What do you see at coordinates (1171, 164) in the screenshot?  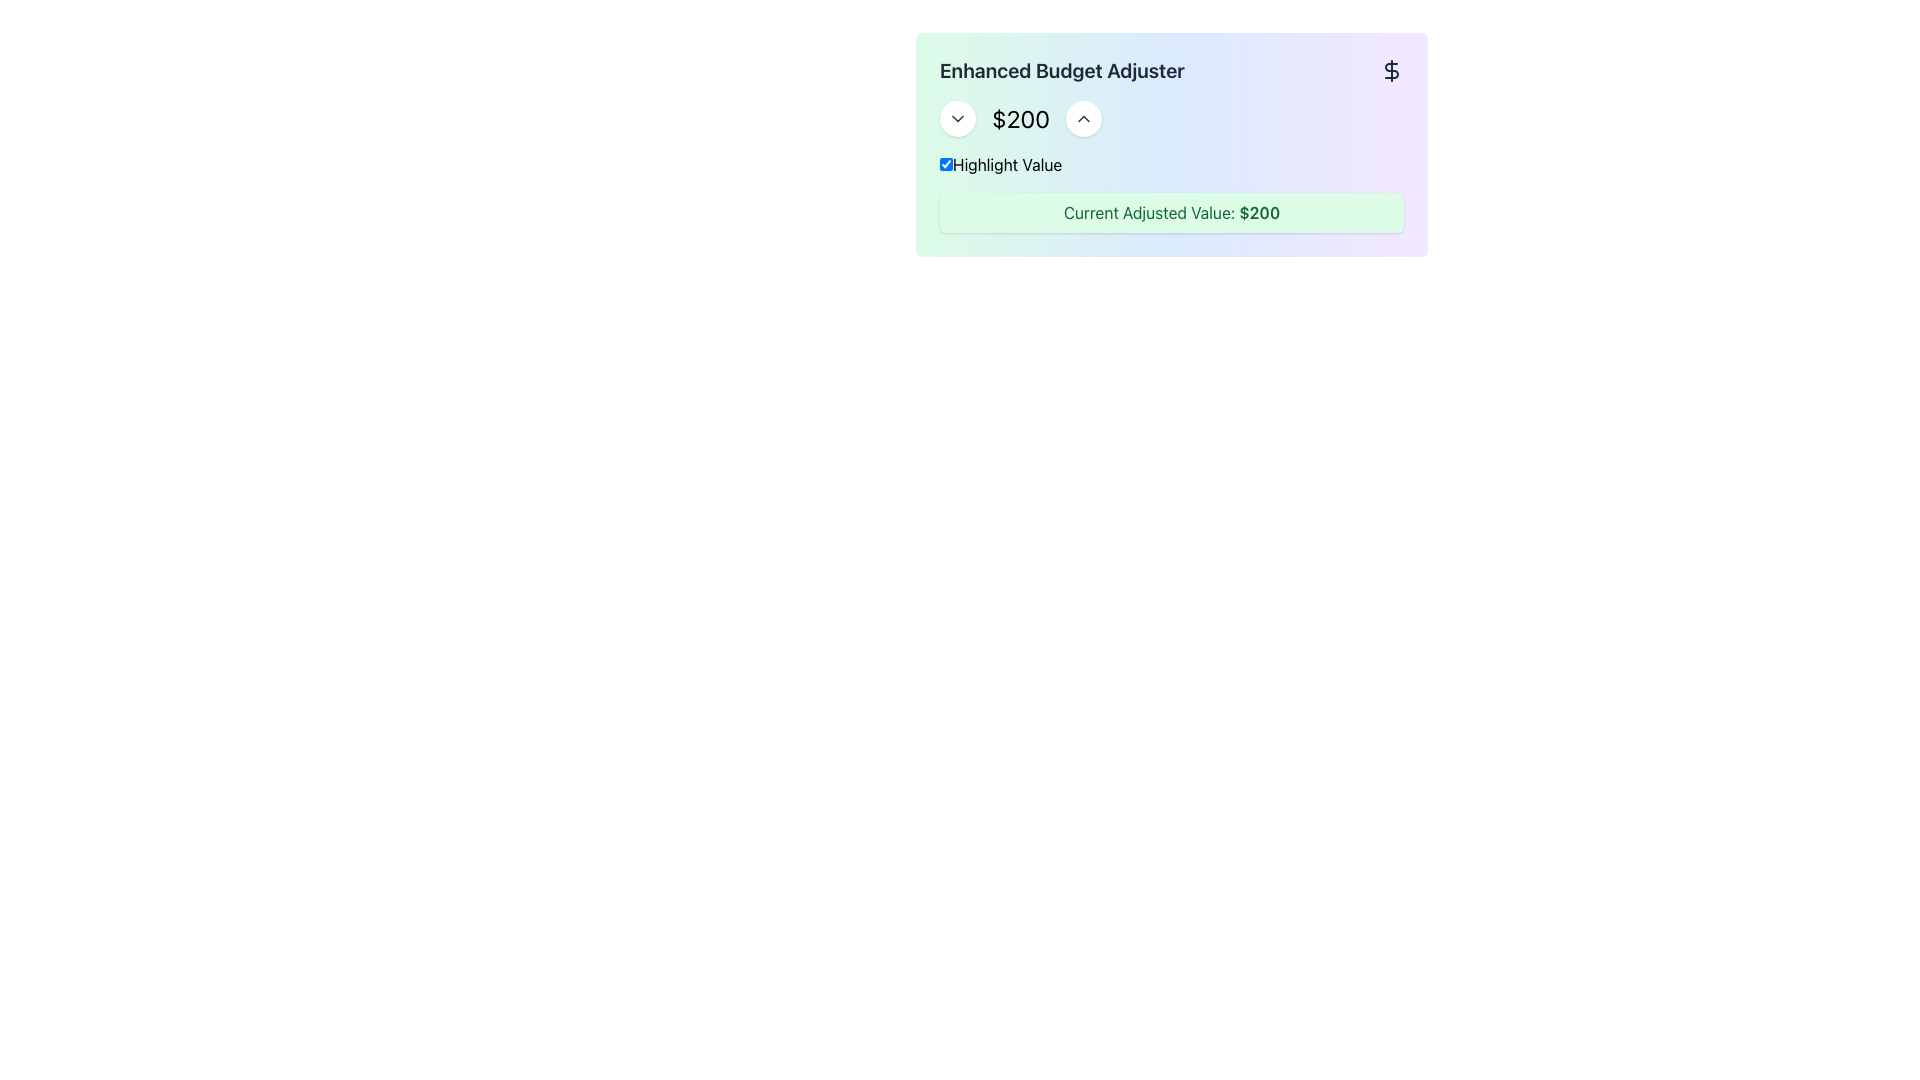 I see `the checkbox labeled 'Highlight Value'` at bounding box center [1171, 164].